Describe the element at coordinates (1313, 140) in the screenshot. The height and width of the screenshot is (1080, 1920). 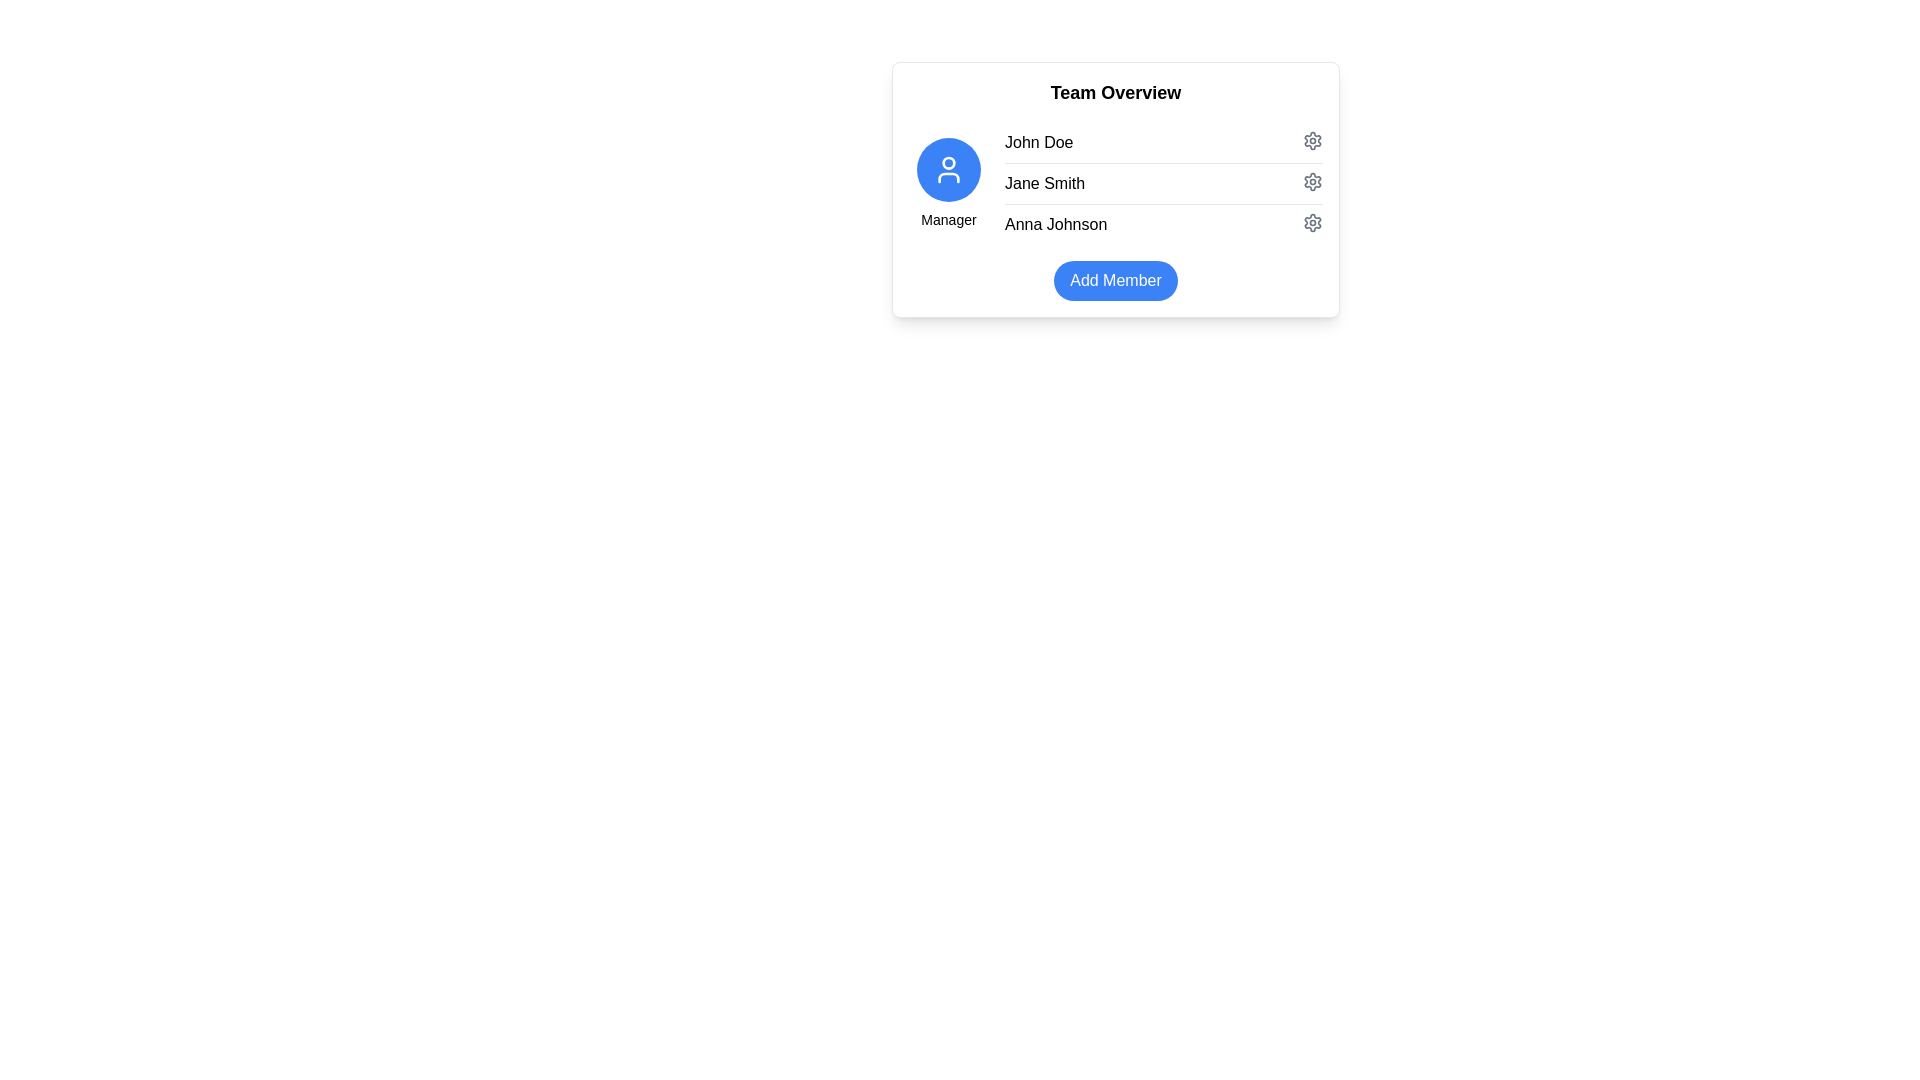
I see `the settings button located in the top-right of the row for user 'John Doe'` at that location.